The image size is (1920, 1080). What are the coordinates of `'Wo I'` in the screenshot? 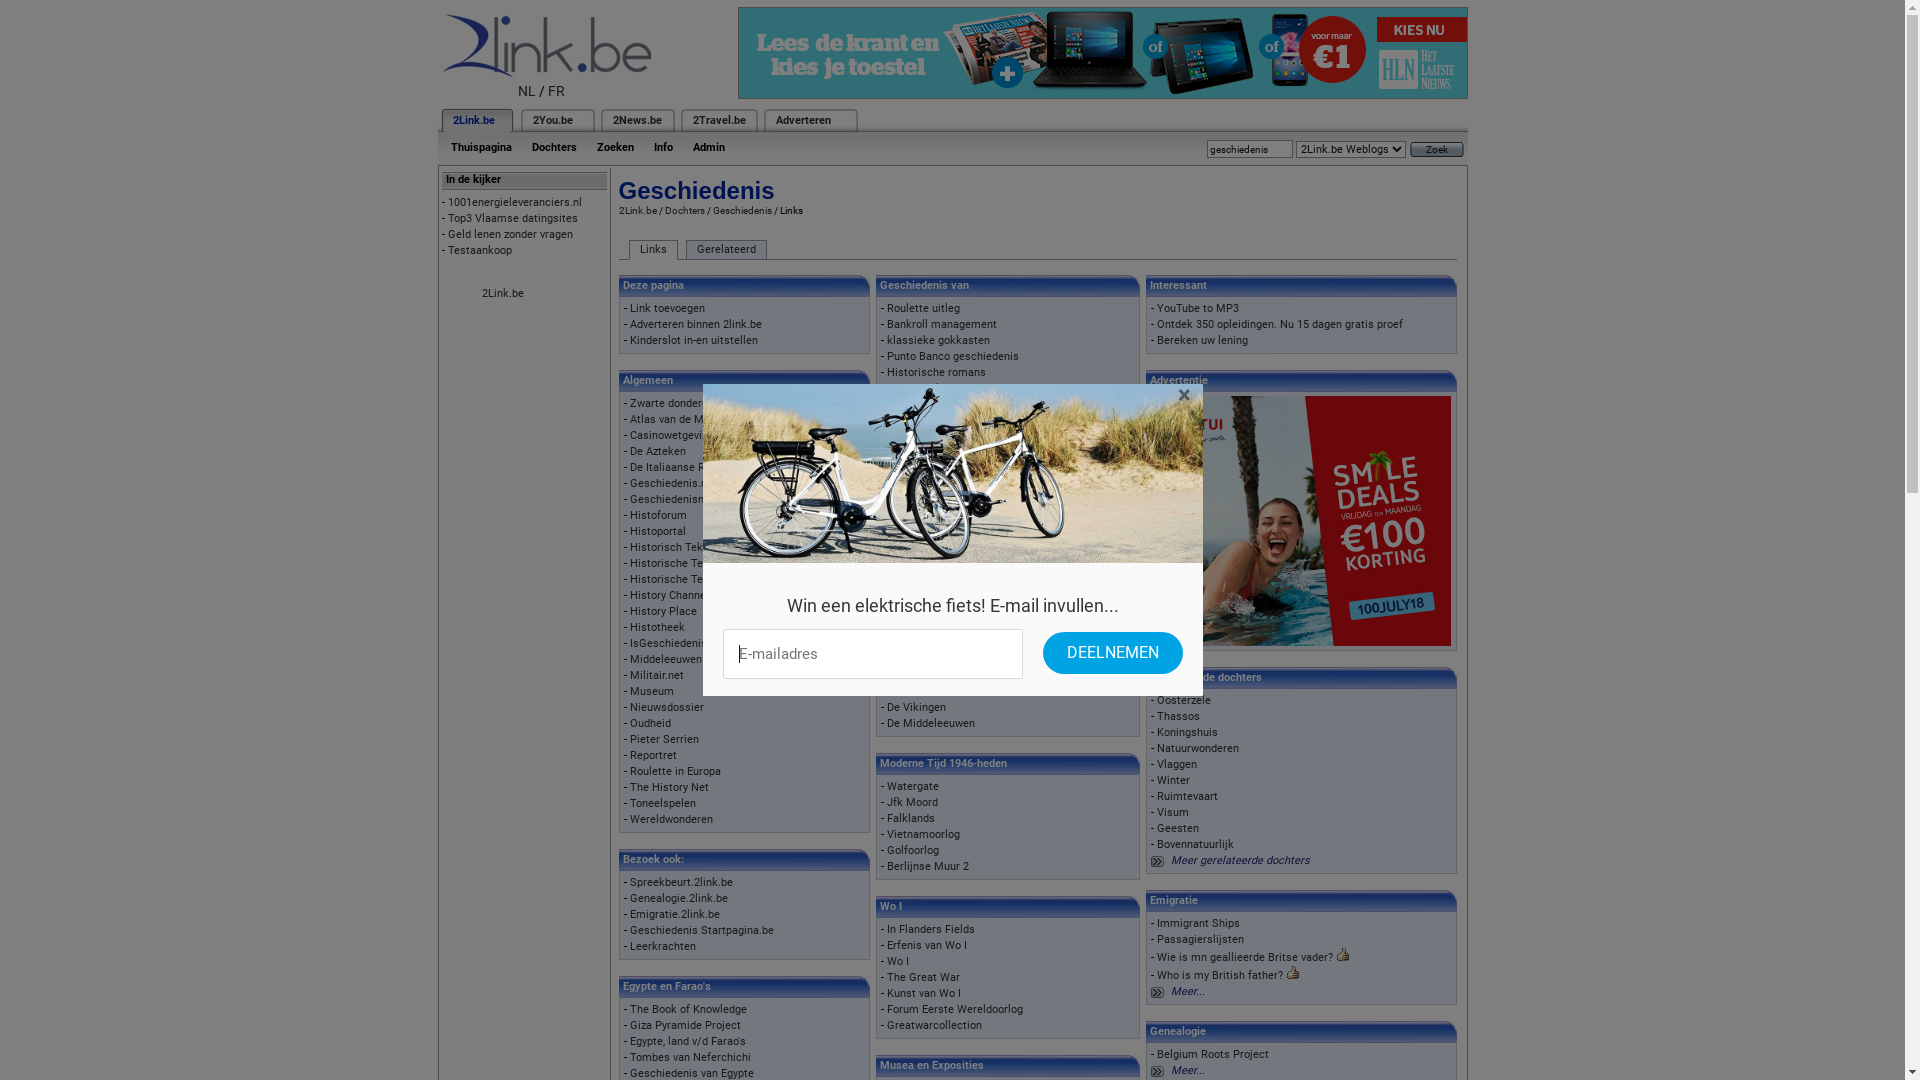 It's located at (896, 960).